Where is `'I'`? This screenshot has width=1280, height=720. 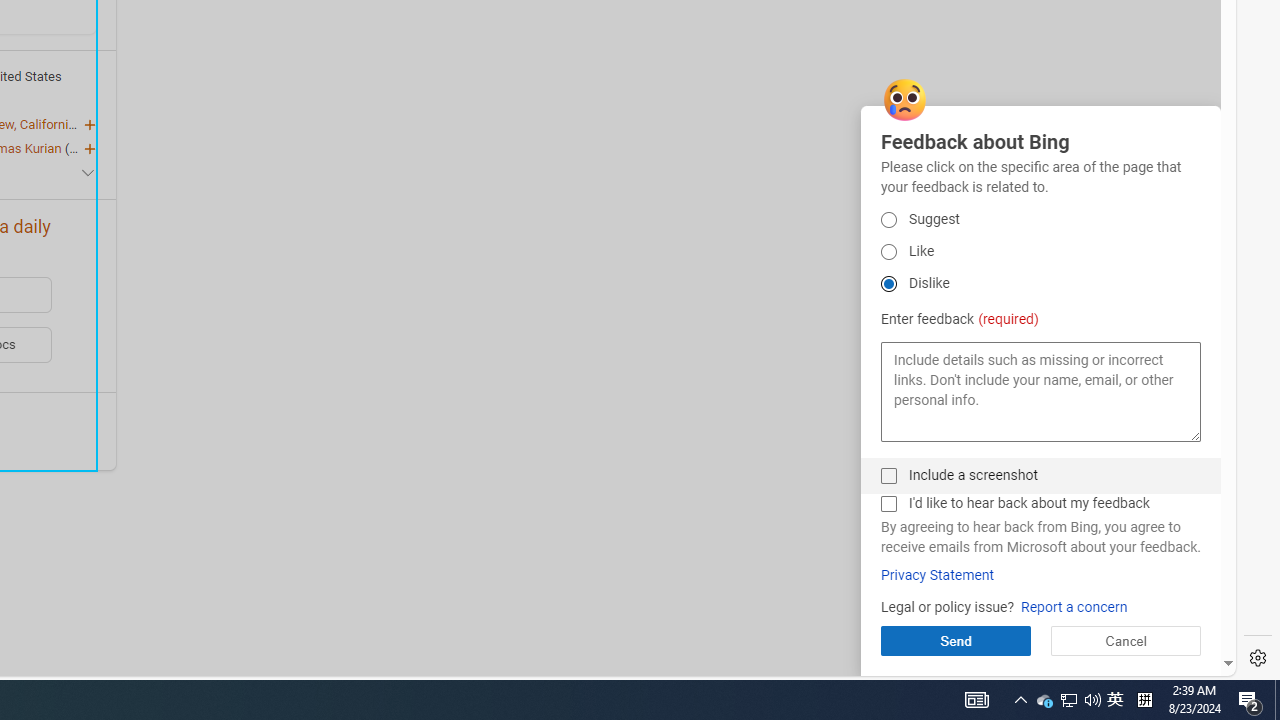
'I' is located at coordinates (887, 502).